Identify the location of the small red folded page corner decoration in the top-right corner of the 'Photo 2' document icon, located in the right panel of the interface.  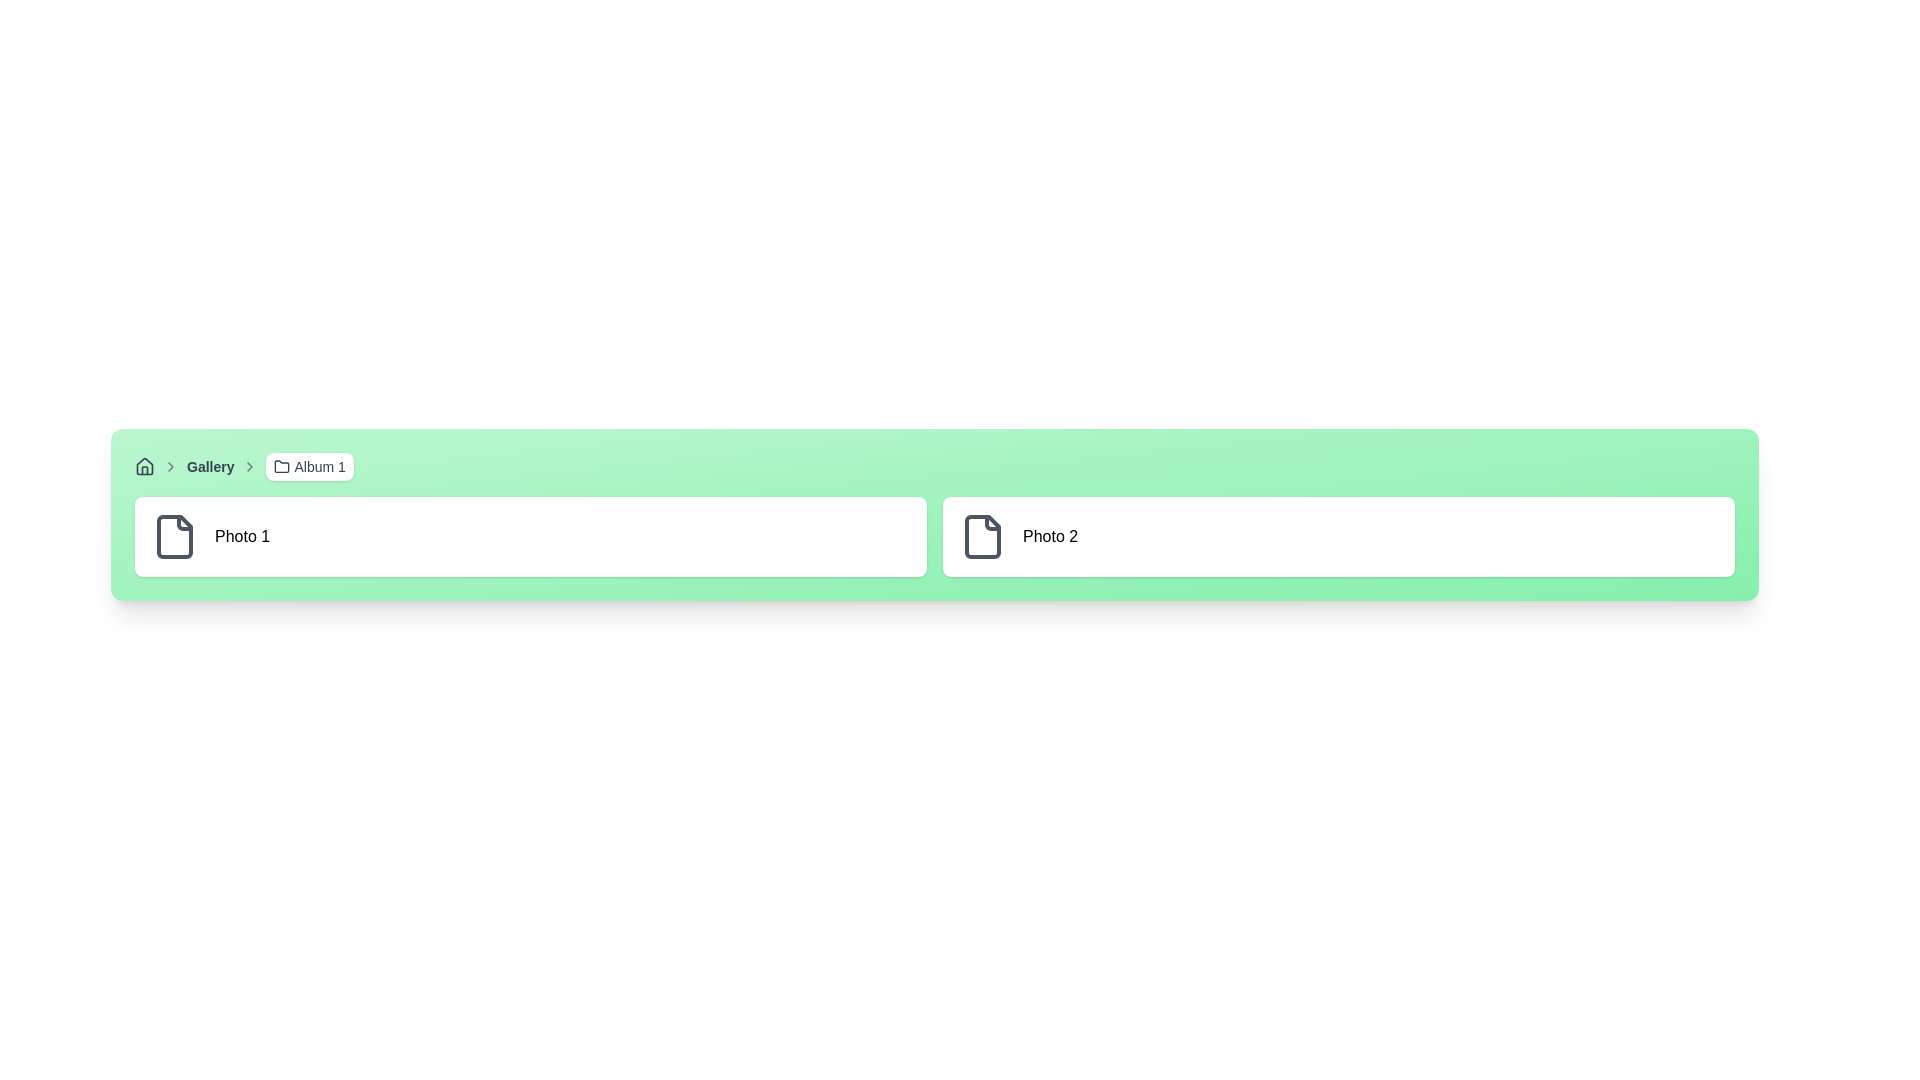
(993, 522).